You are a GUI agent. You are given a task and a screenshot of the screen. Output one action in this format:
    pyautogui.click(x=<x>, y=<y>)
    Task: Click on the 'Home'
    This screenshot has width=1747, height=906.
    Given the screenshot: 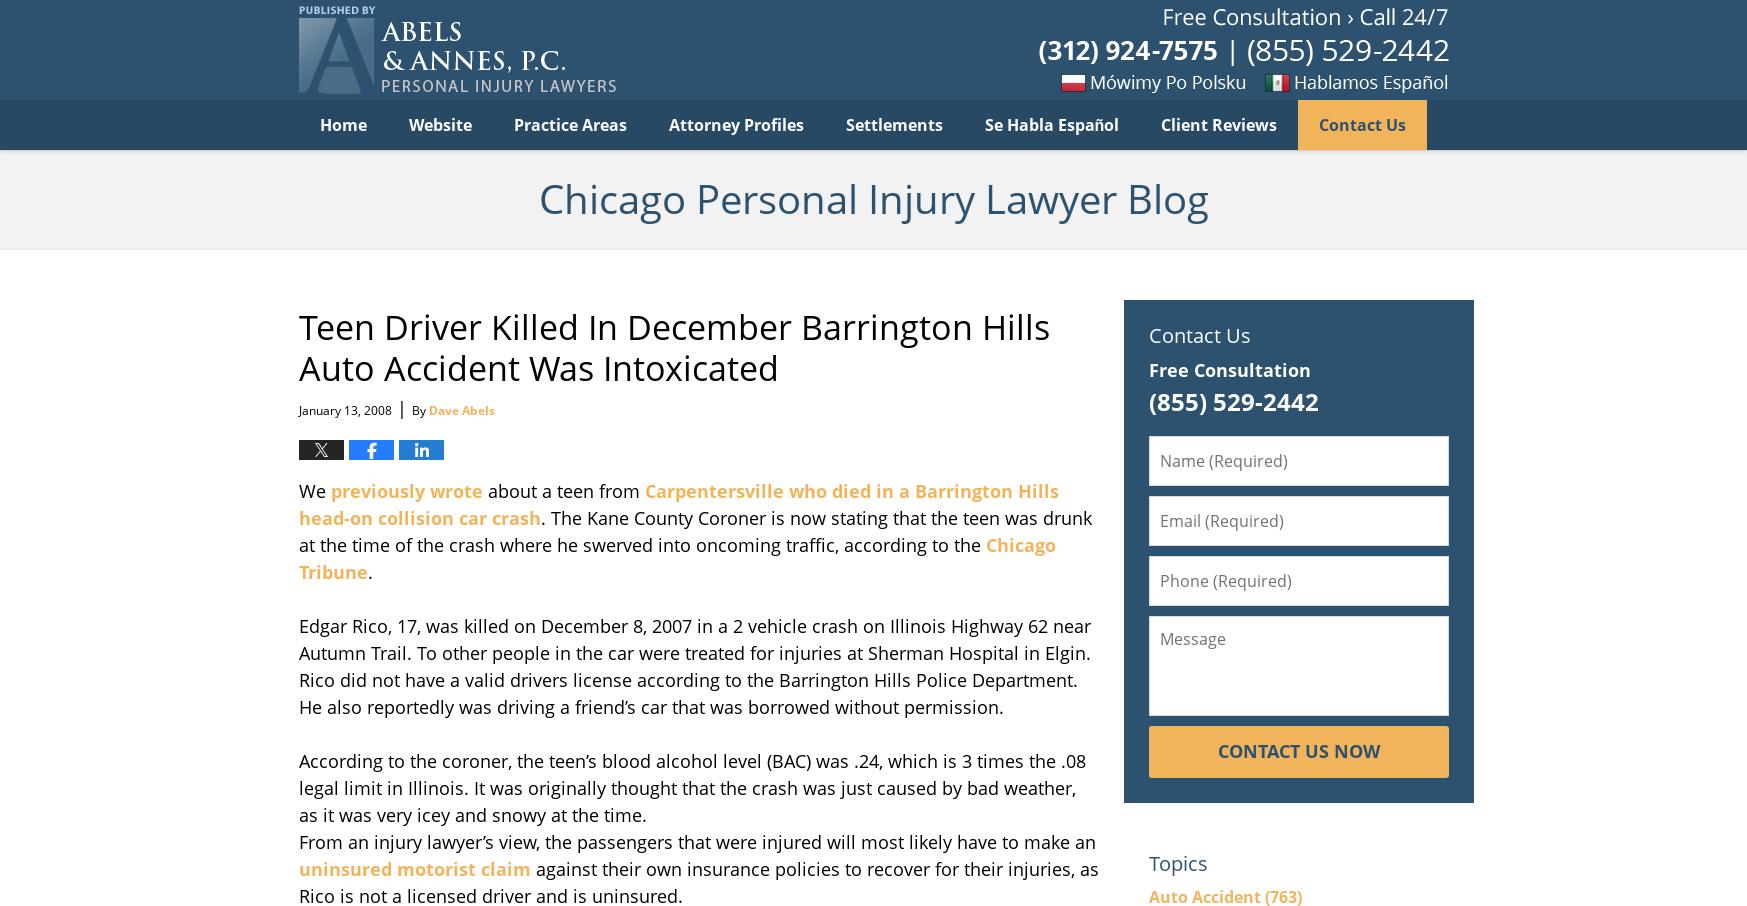 What is the action you would take?
    pyautogui.click(x=318, y=124)
    